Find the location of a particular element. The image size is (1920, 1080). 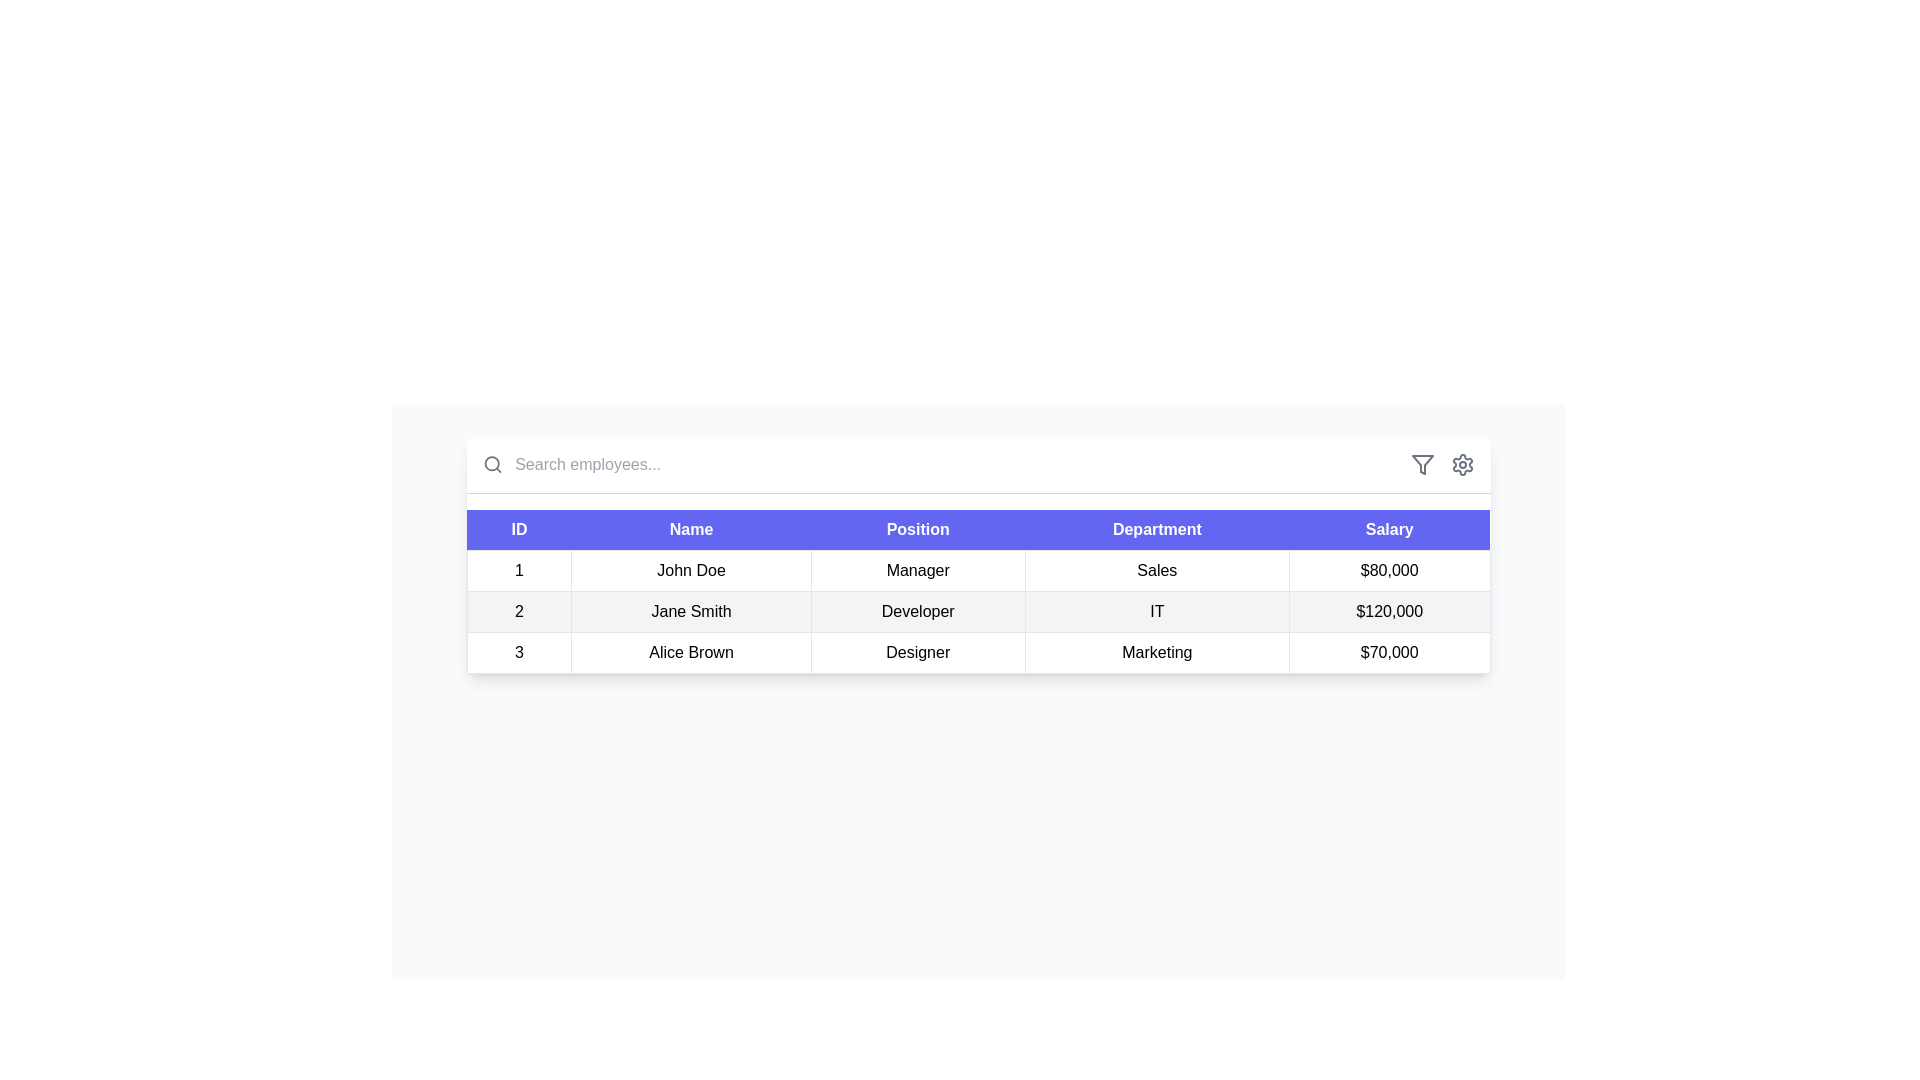

the Text Display element that contains the name 'Jane Smith', which is located in the second cell of the second row in the table is located at coordinates (691, 611).